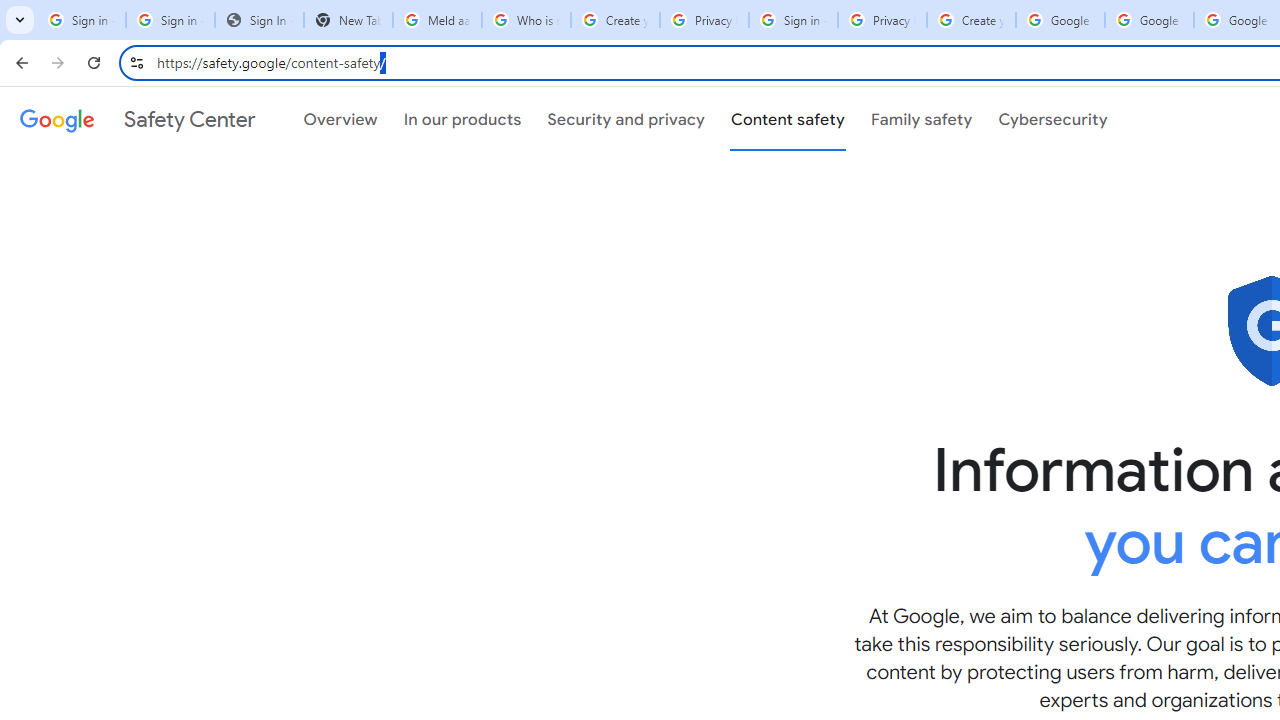  I want to click on 'View site information', so click(135, 61).